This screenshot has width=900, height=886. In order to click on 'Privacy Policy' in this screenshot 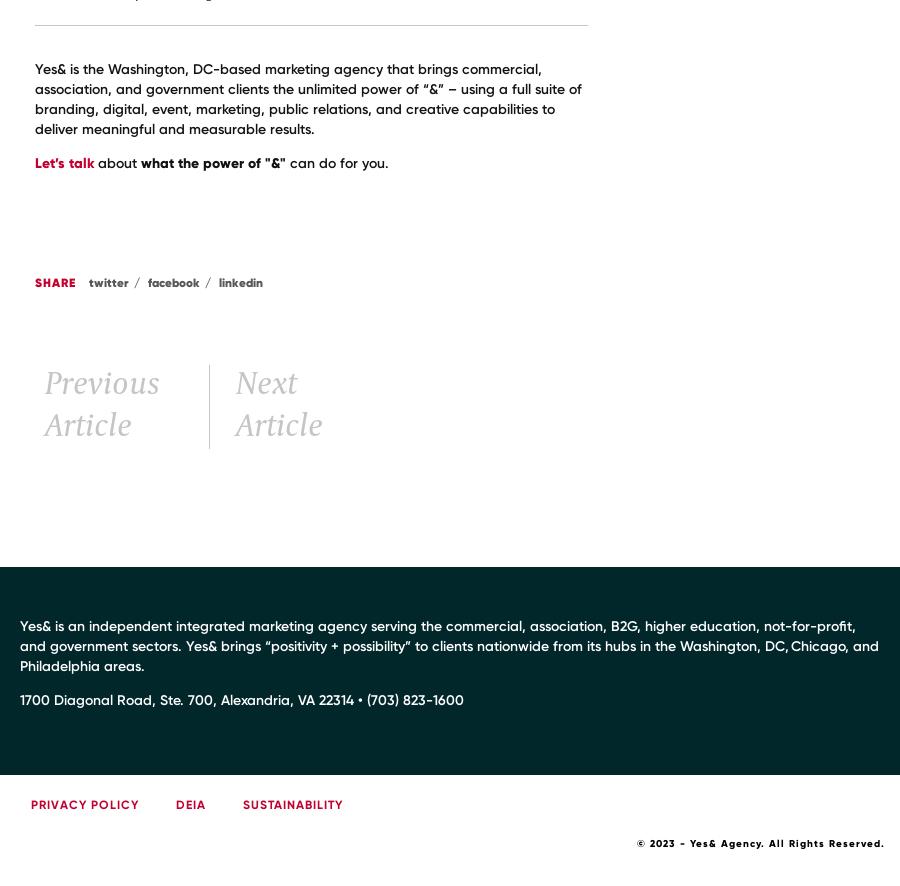, I will do `click(83, 805)`.